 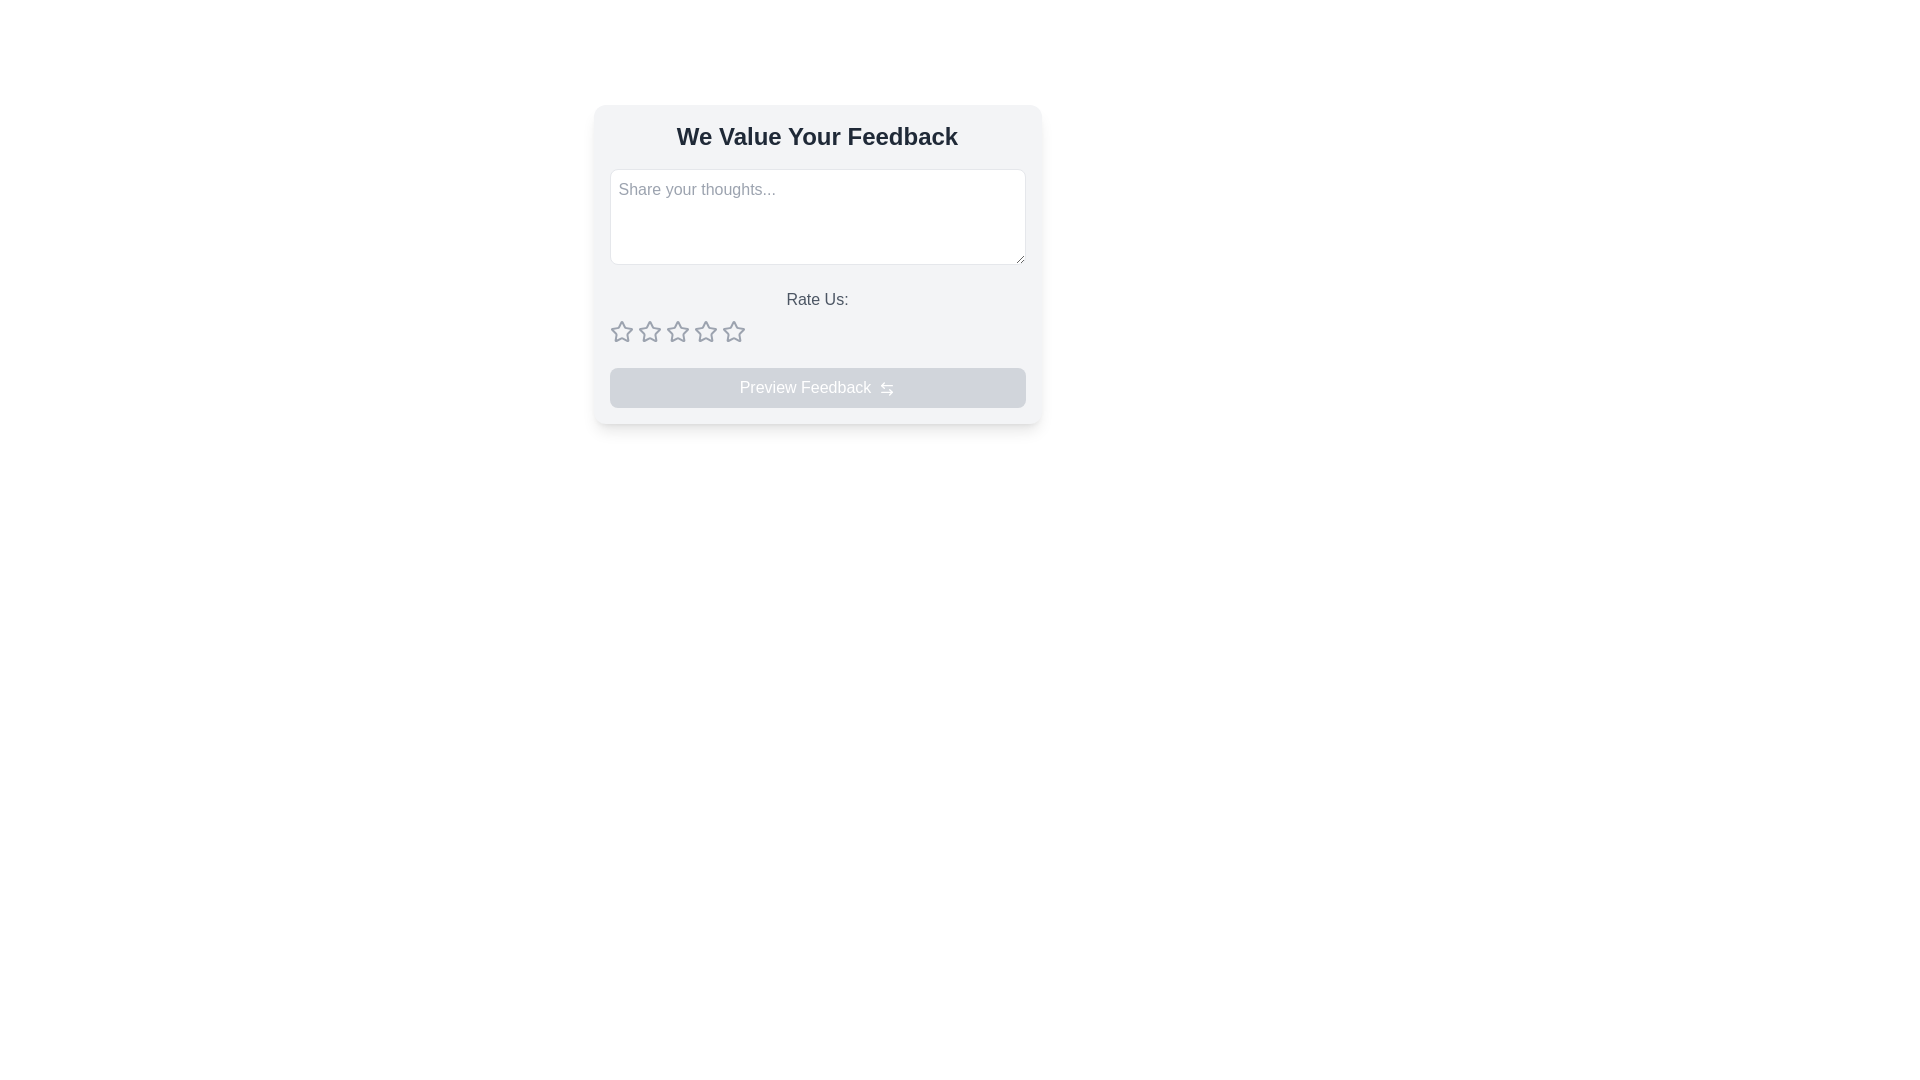 What do you see at coordinates (649, 330) in the screenshot?
I see `the second star icon in the star rating system located in the middle row of the feedback section under 'Rate Us'` at bounding box center [649, 330].